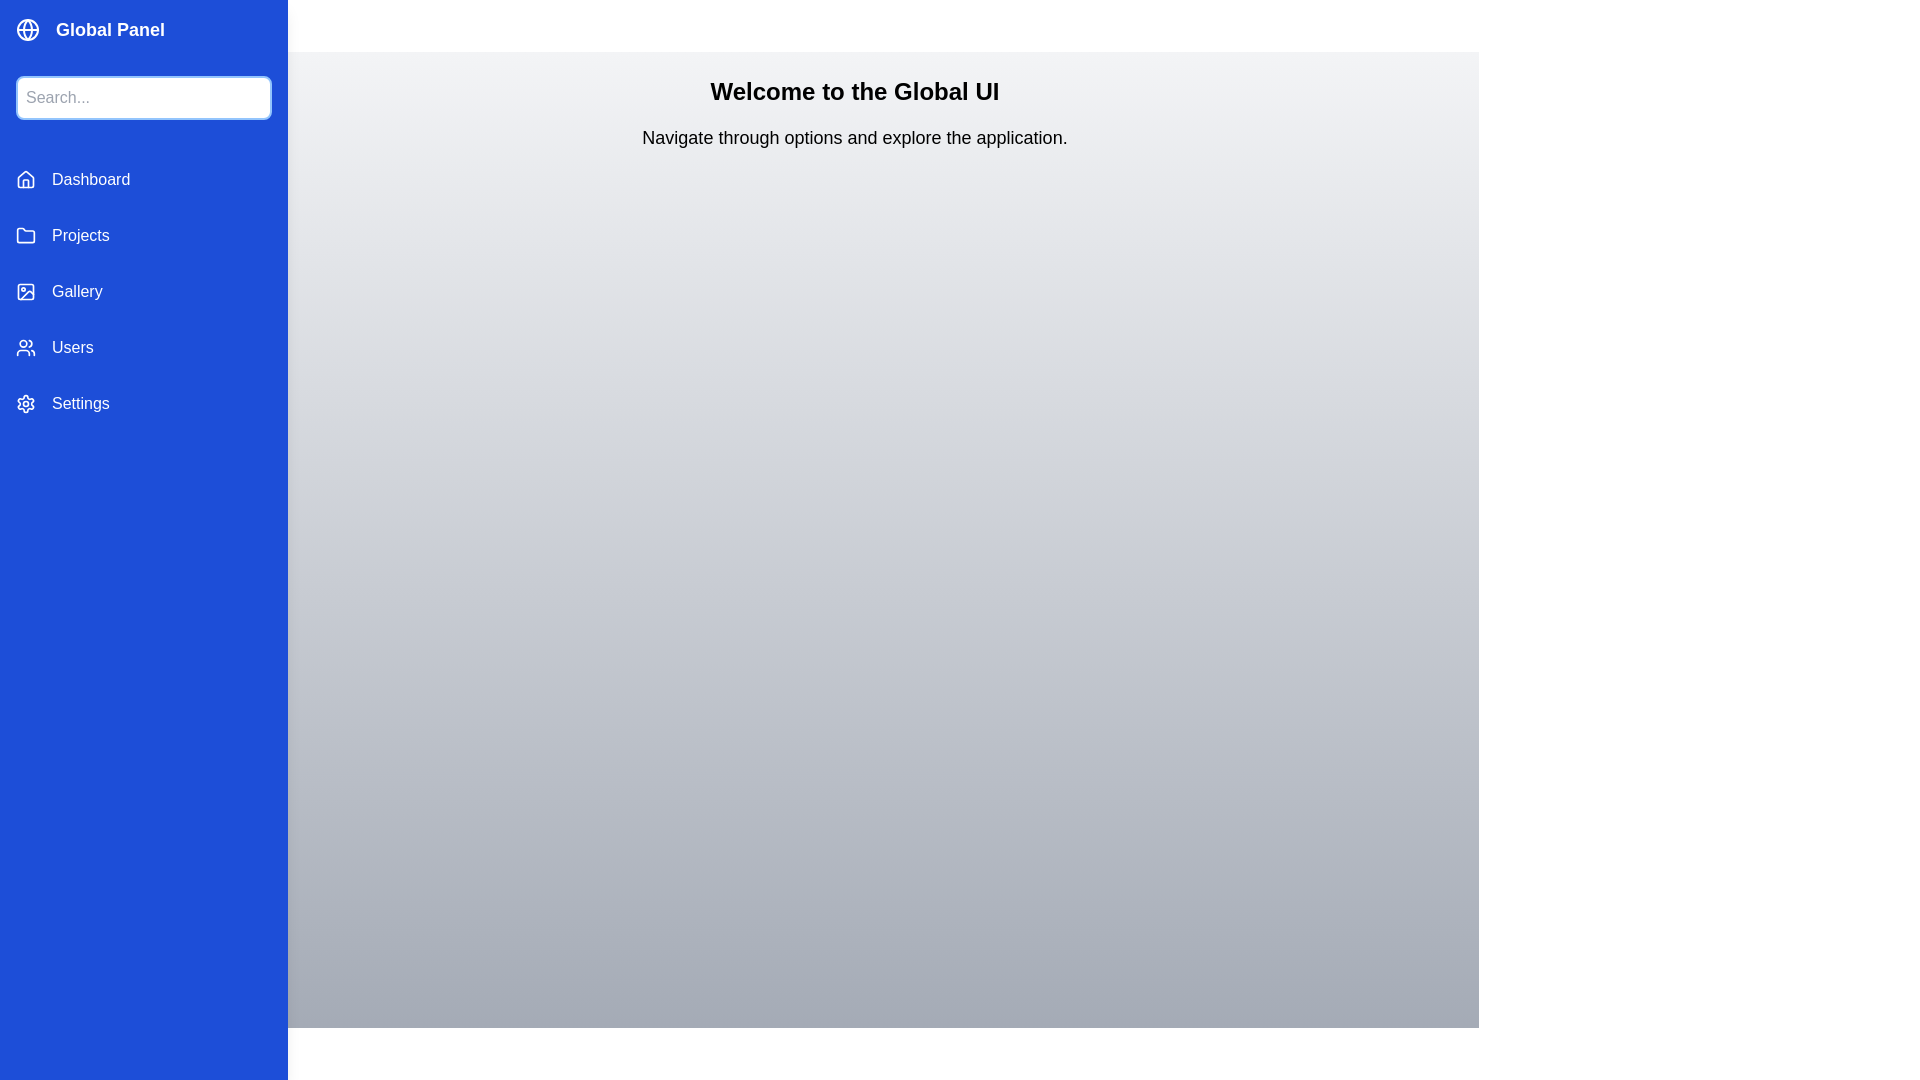  What do you see at coordinates (143, 234) in the screenshot?
I see `the navigation item labeled Projects to switch to its corresponding view` at bounding box center [143, 234].